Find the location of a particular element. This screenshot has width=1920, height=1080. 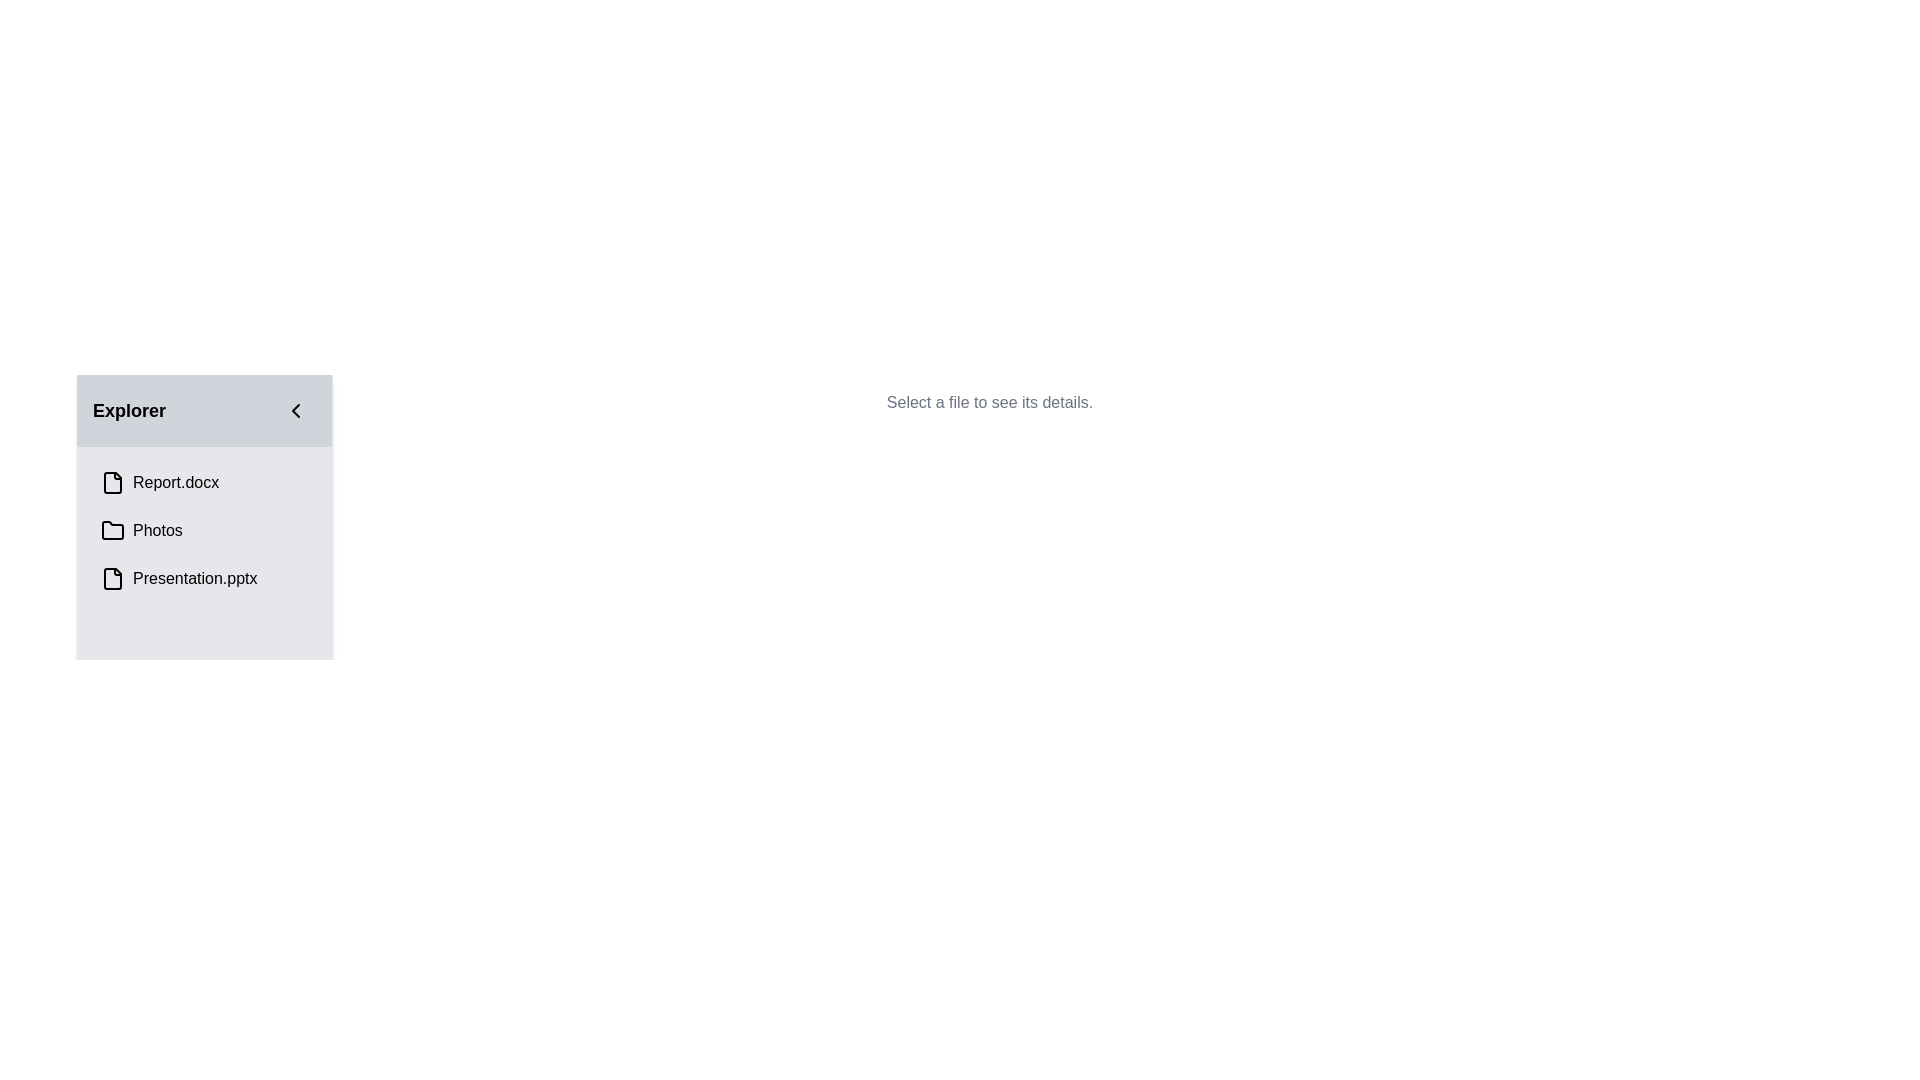

the file type icon associated with 'Report.docx' is located at coordinates (112, 482).